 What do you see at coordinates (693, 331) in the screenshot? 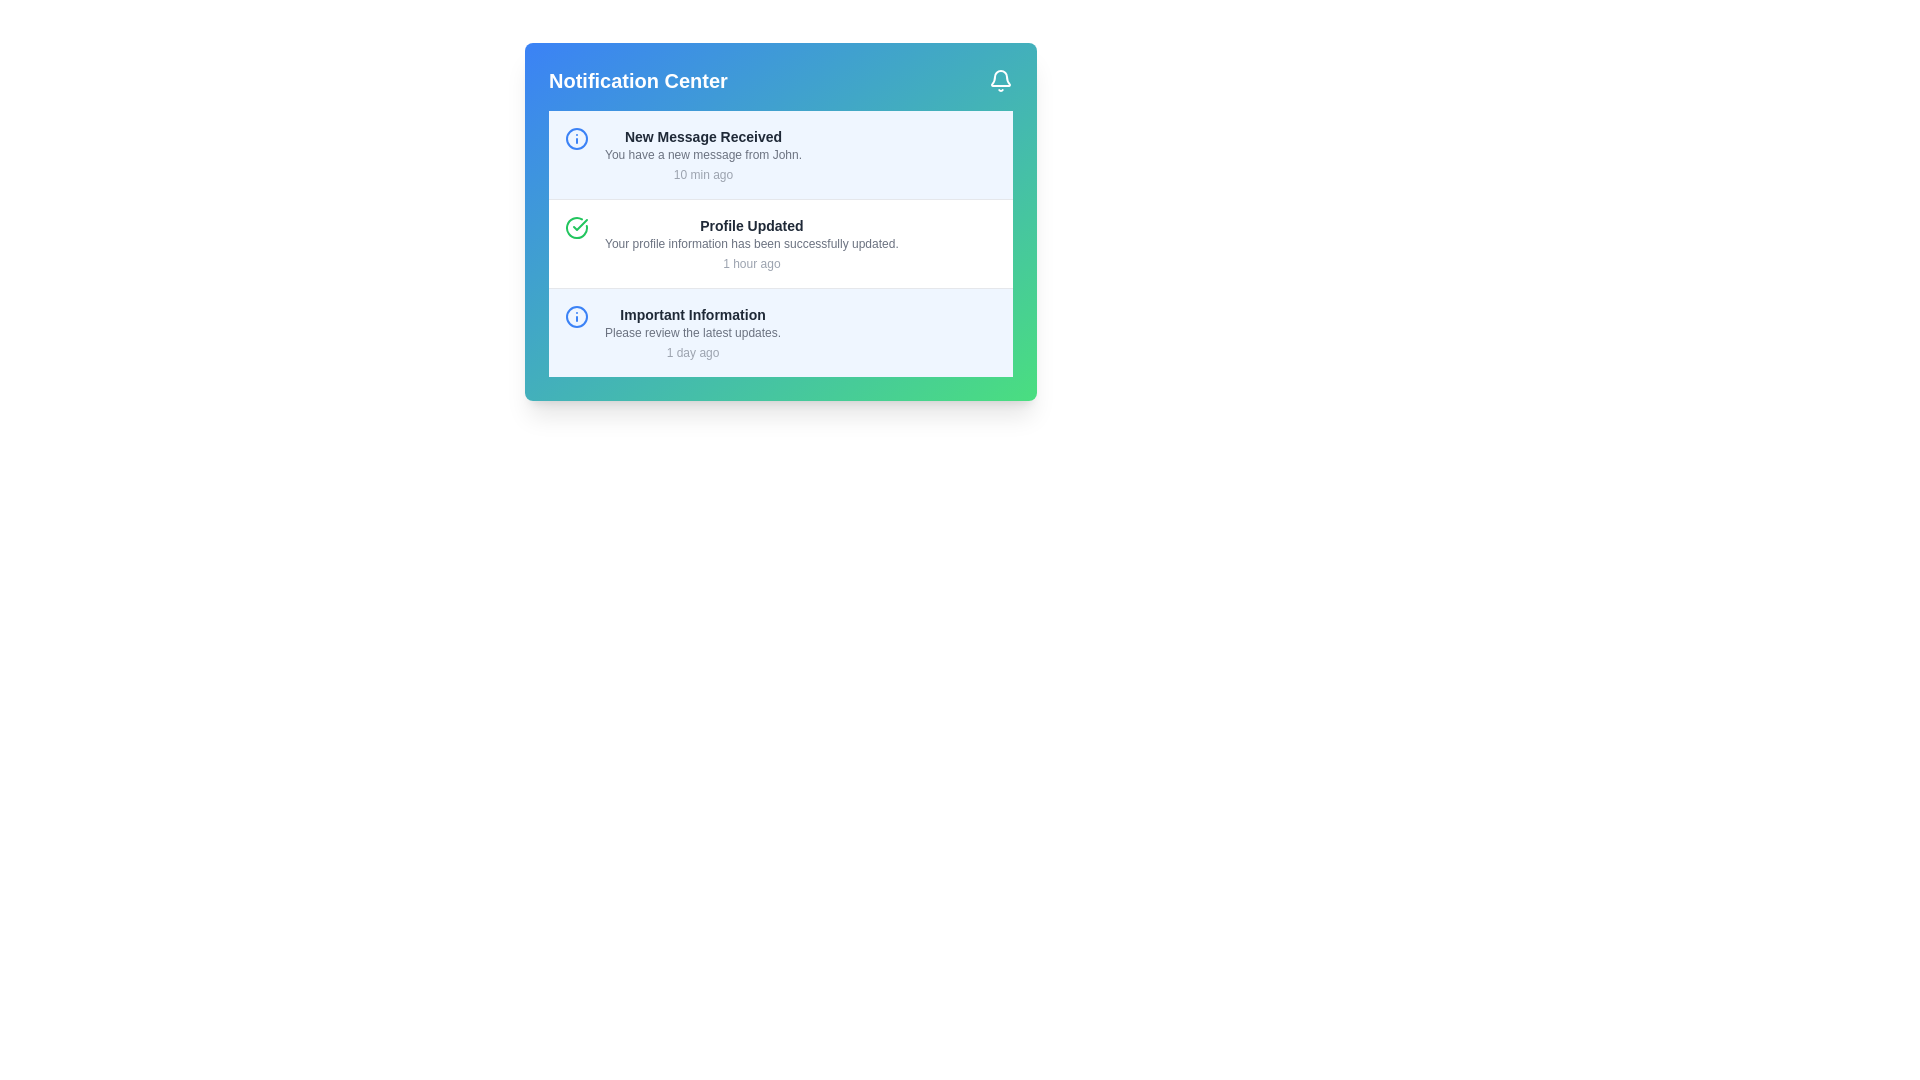
I see `the descriptive text label for the notification titled 'Important Information', positioned below the title and above the timestamp` at bounding box center [693, 331].